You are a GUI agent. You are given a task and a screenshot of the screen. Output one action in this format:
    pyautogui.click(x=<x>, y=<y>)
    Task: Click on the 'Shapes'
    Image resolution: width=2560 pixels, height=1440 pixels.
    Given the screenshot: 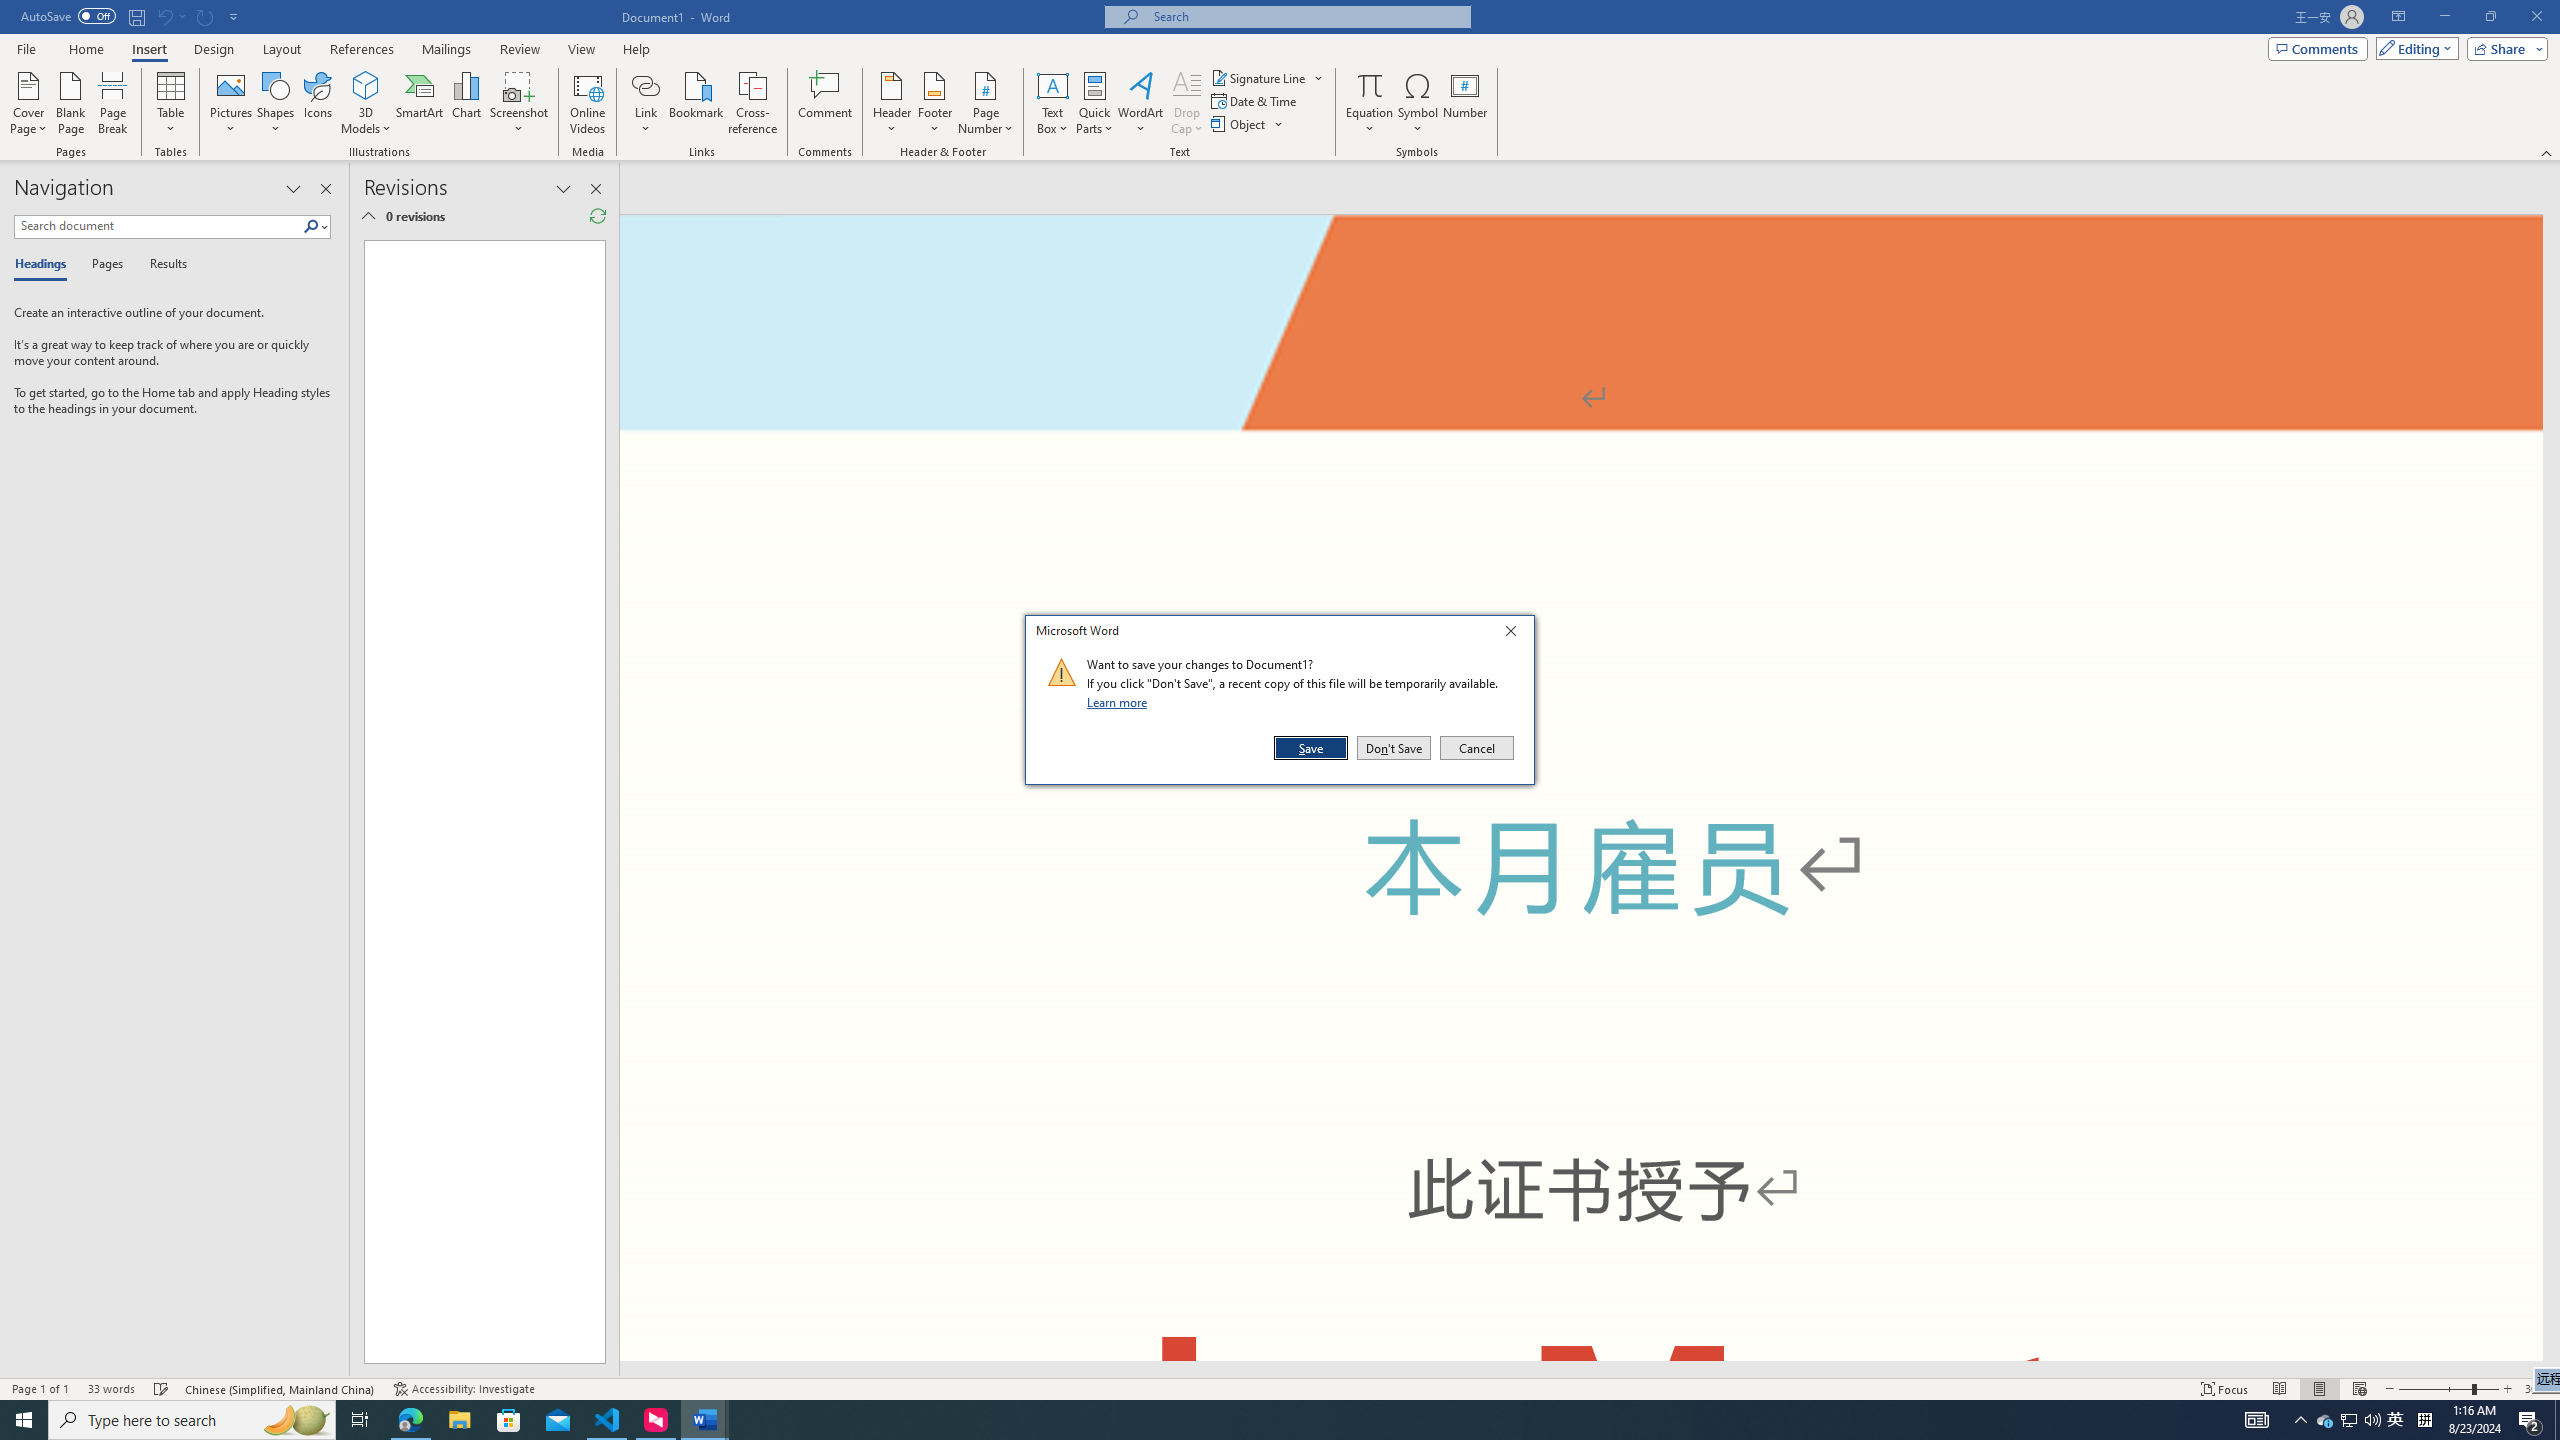 What is the action you would take?
    pyautogui.click(x=276, y=103)
    